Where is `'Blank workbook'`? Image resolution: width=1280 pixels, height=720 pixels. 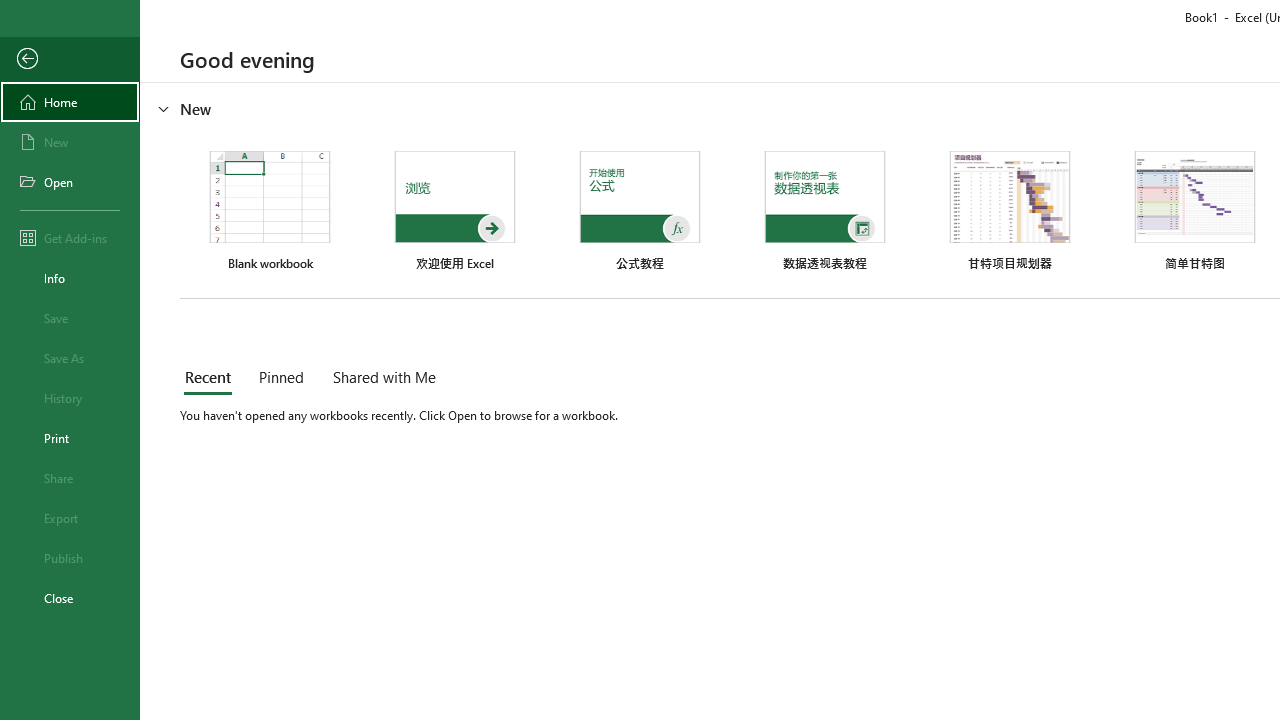
'Blank workbook' is located at coordinates (269, 211).